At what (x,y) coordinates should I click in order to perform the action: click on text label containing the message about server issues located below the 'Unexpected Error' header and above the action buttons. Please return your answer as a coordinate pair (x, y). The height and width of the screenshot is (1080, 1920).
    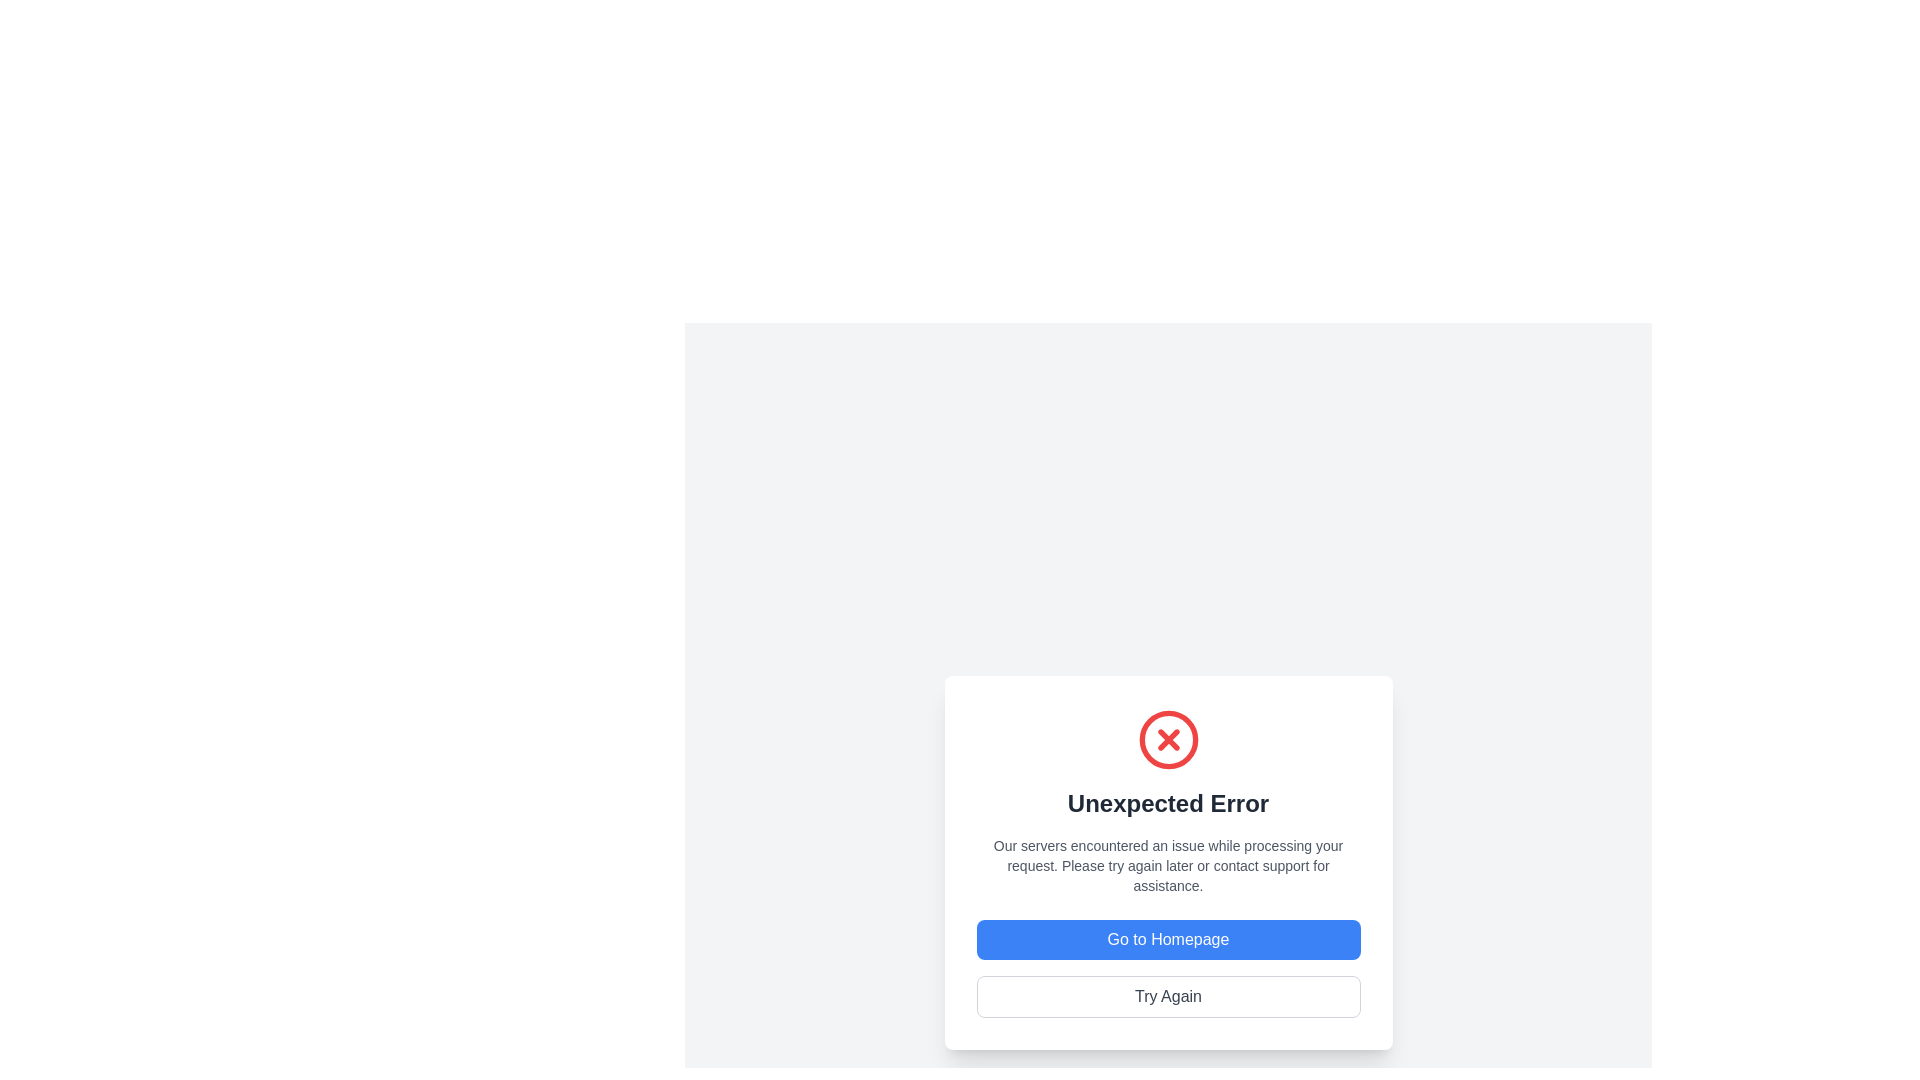
    Looking at the image, I should click on (1168, 865).